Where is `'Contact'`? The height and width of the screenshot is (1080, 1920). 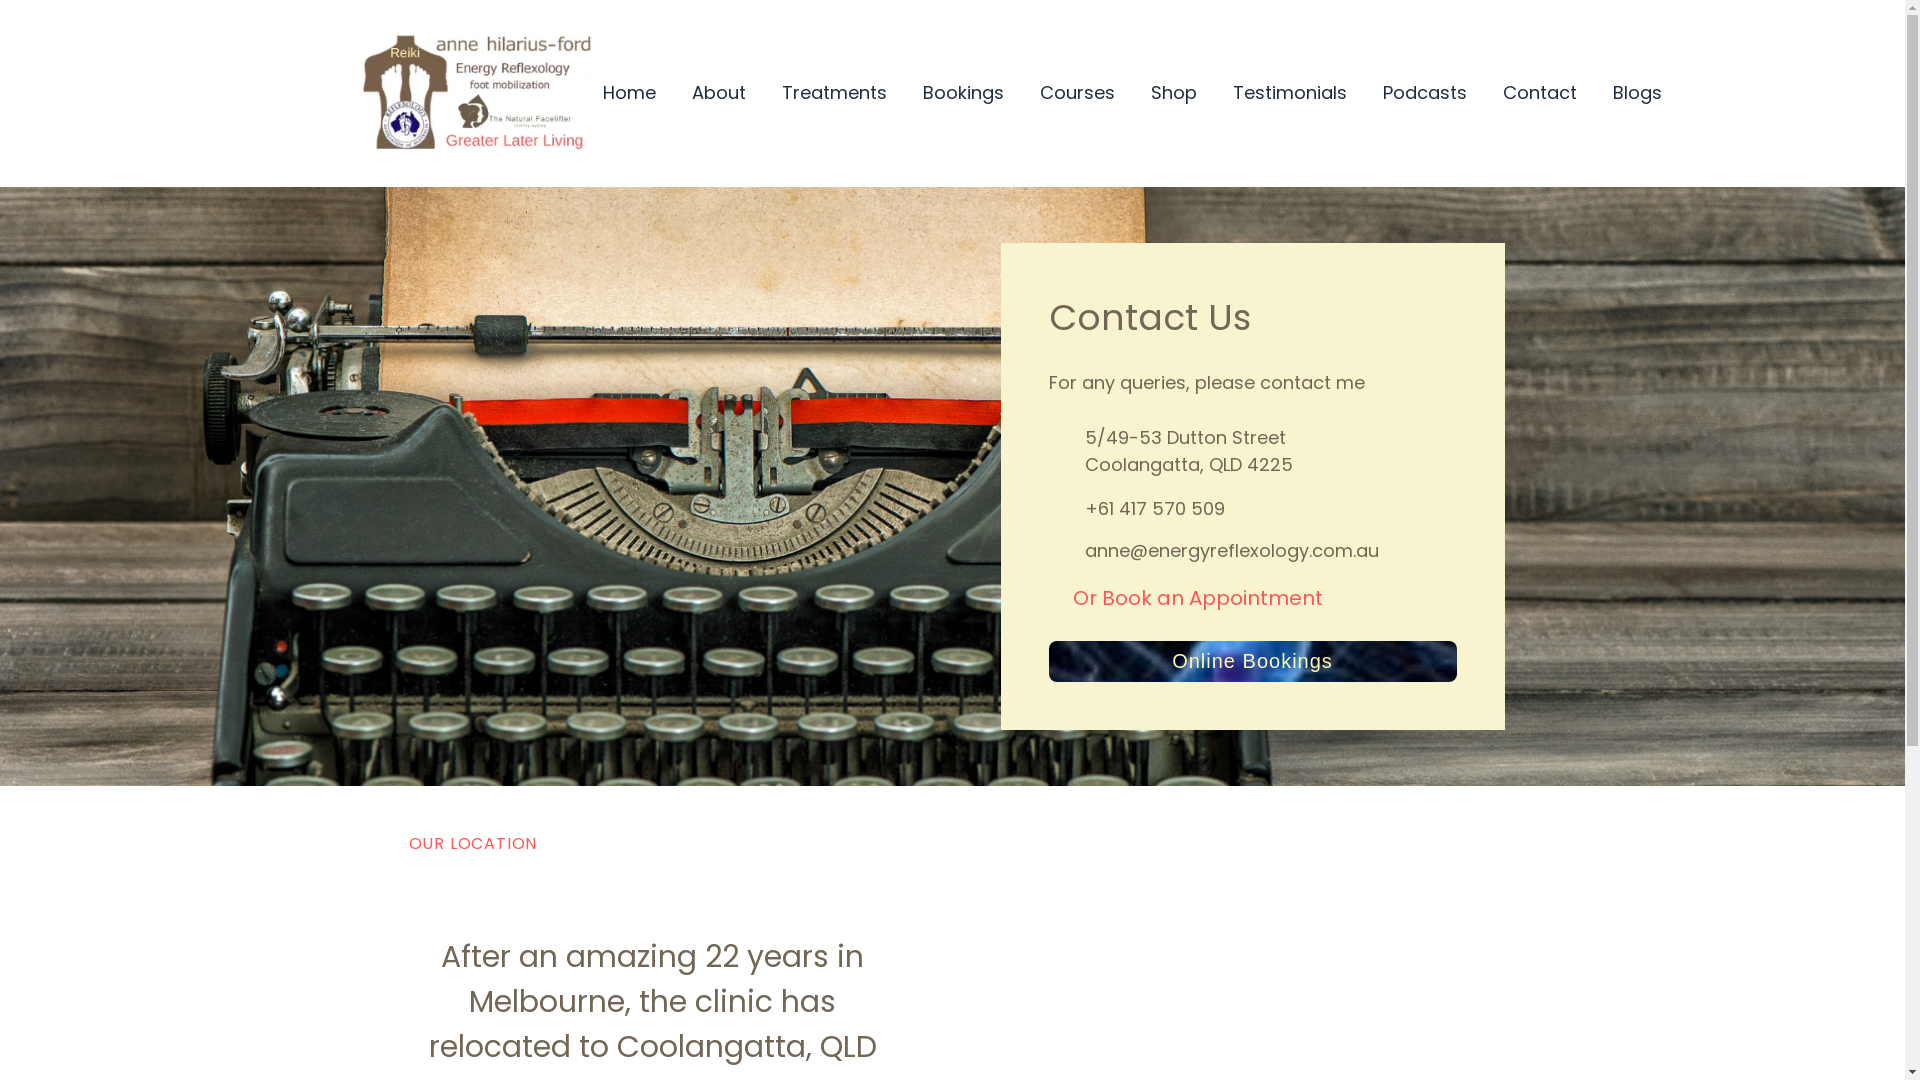 'Contact' is located at coordinates (1538, 93).